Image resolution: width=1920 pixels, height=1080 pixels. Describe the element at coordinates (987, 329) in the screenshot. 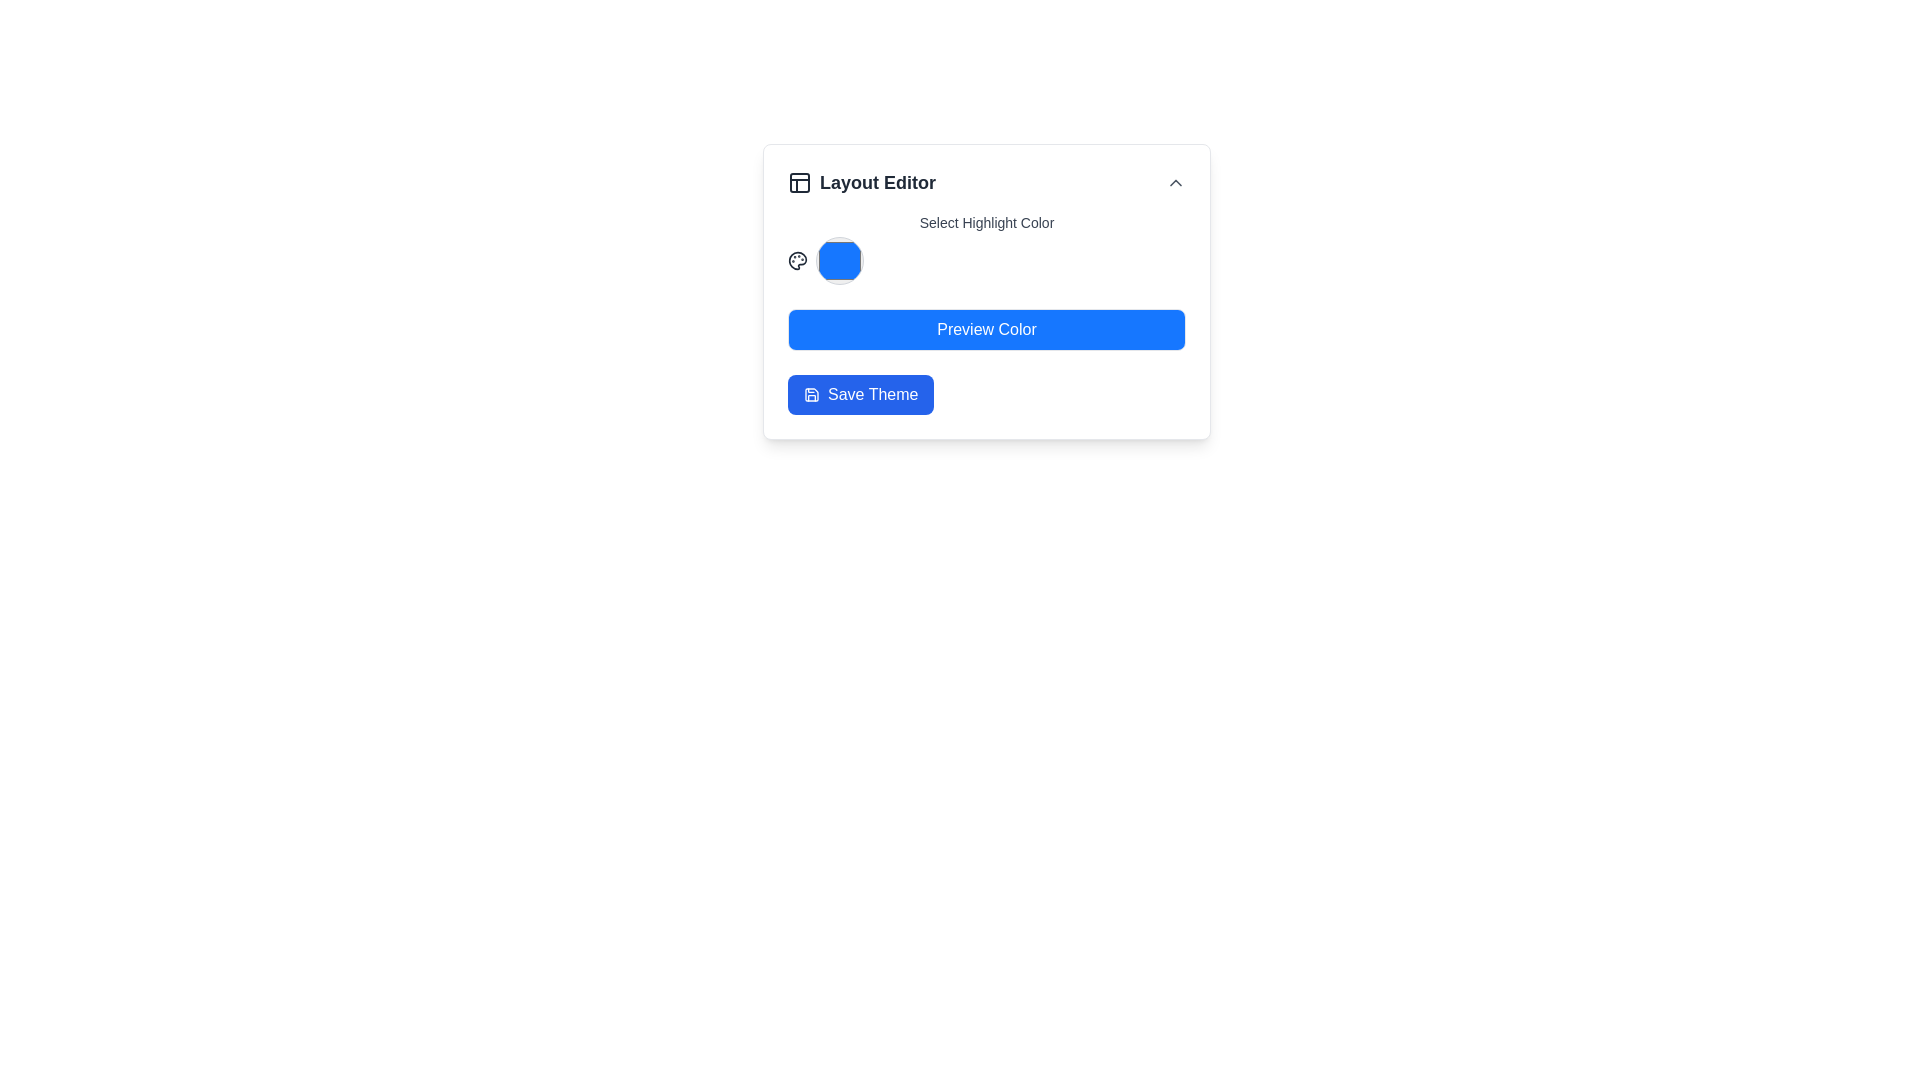

I see `the 'Preview Color' button, which has a bright blue background and is labeled in white text, located at the center of the layout editor interface` at that location.